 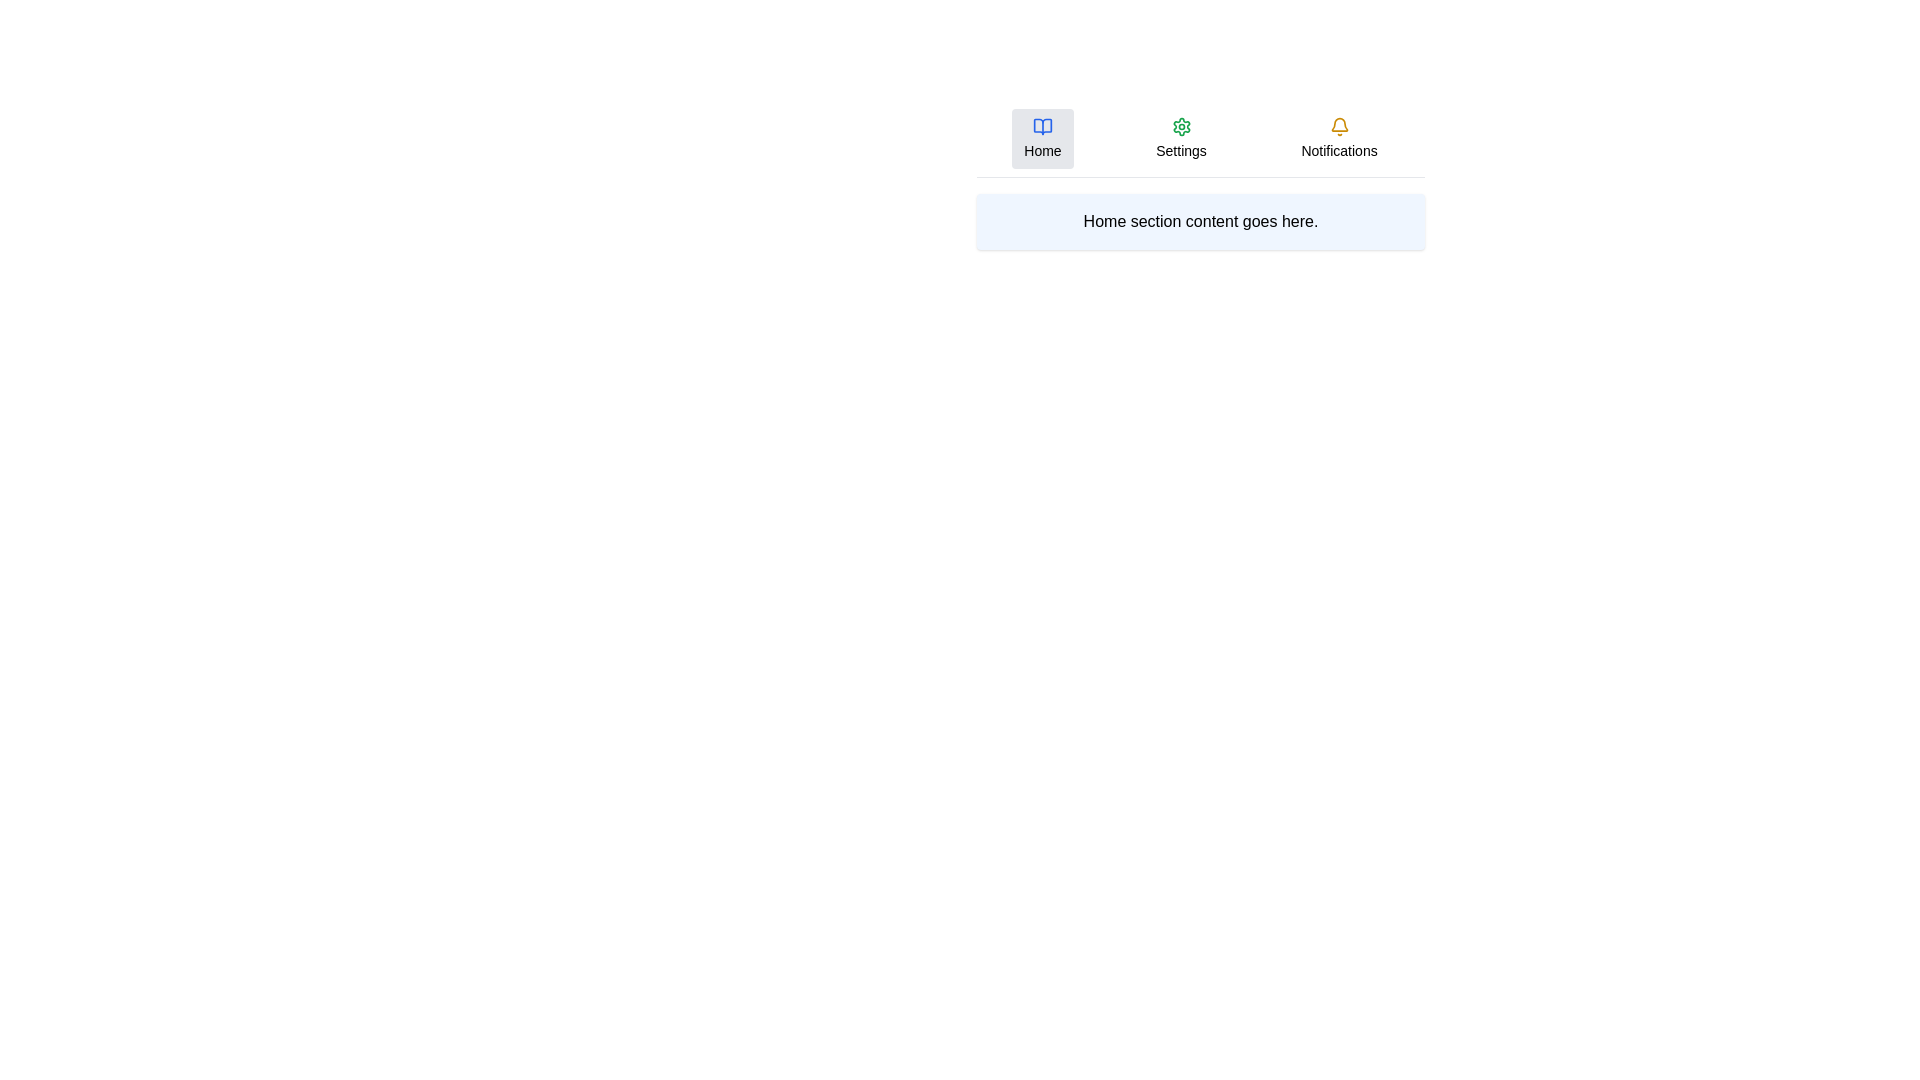 What do you see at coordinates (1041, 137) in the screenshot?
I see `the Home tab by clicking on it` at bounding box center [1041, 137].